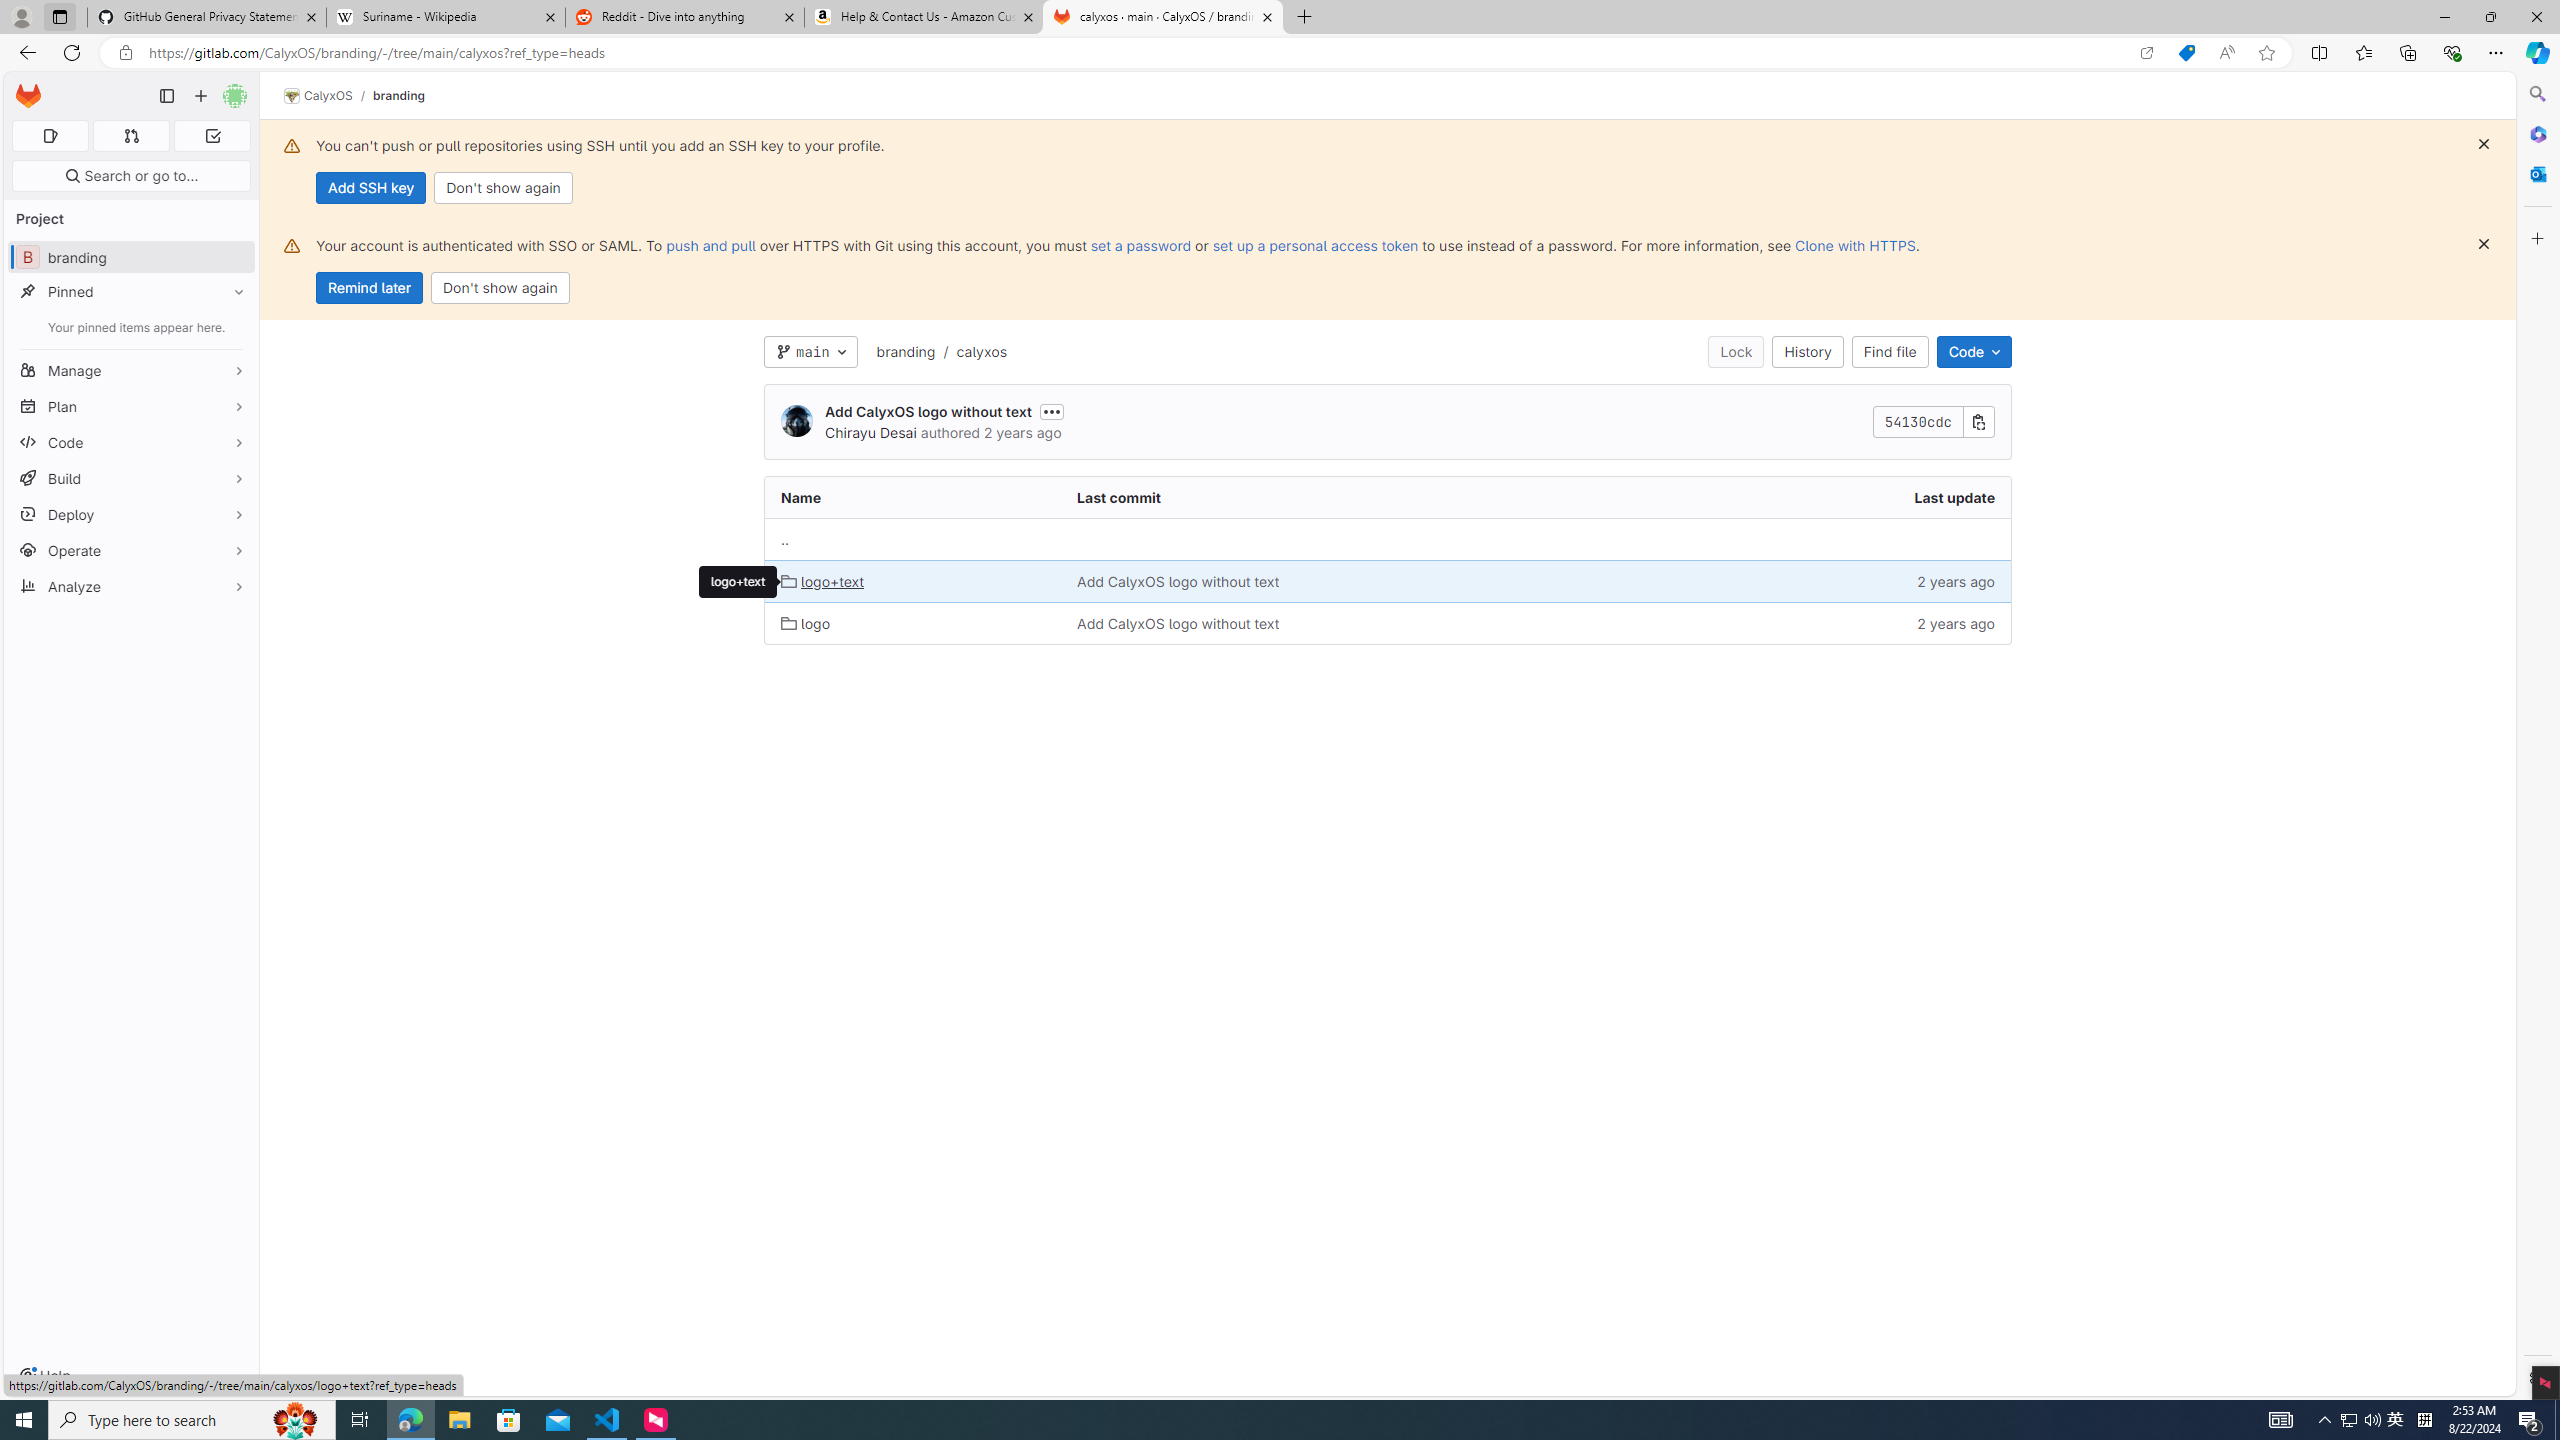 This screenshot has height=1440, width=2560. I want to click on 'Operate', so click(130, 549).